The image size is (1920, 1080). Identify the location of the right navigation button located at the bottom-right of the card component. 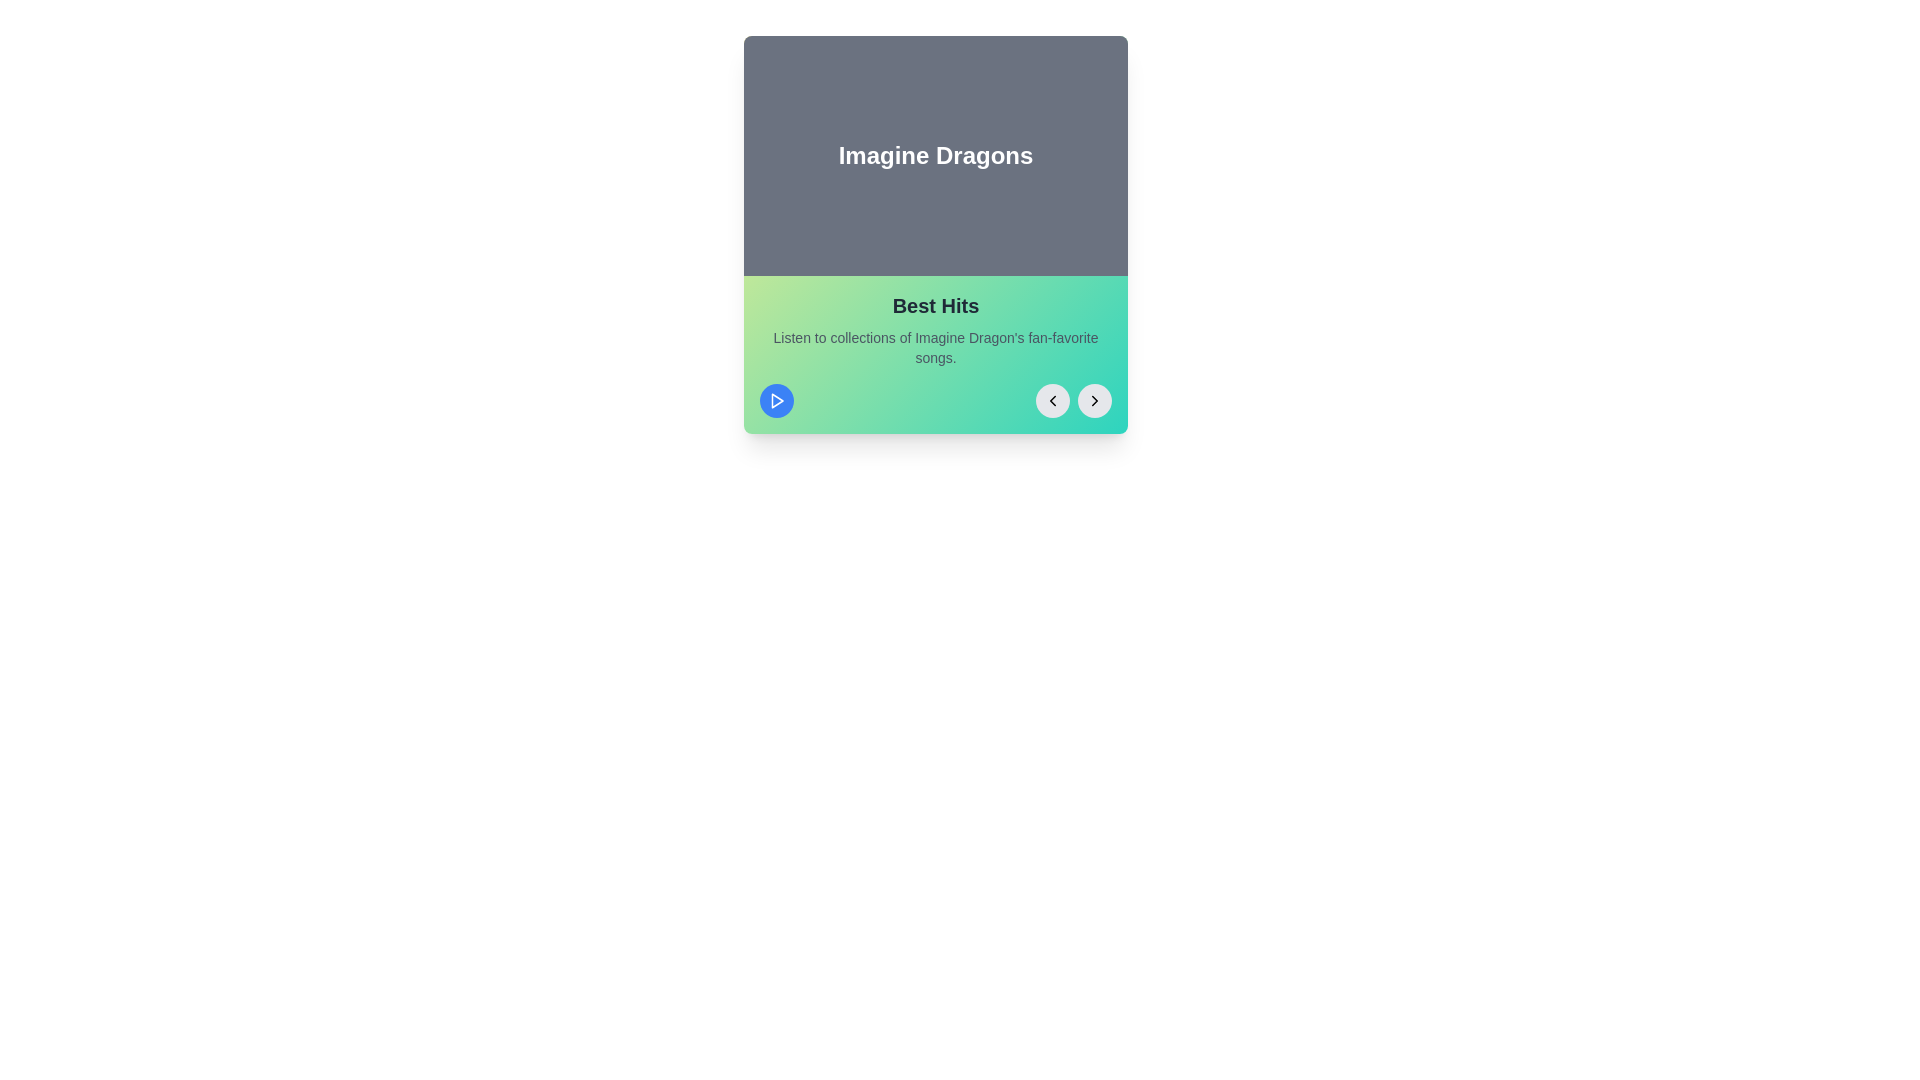
(1073, 401).